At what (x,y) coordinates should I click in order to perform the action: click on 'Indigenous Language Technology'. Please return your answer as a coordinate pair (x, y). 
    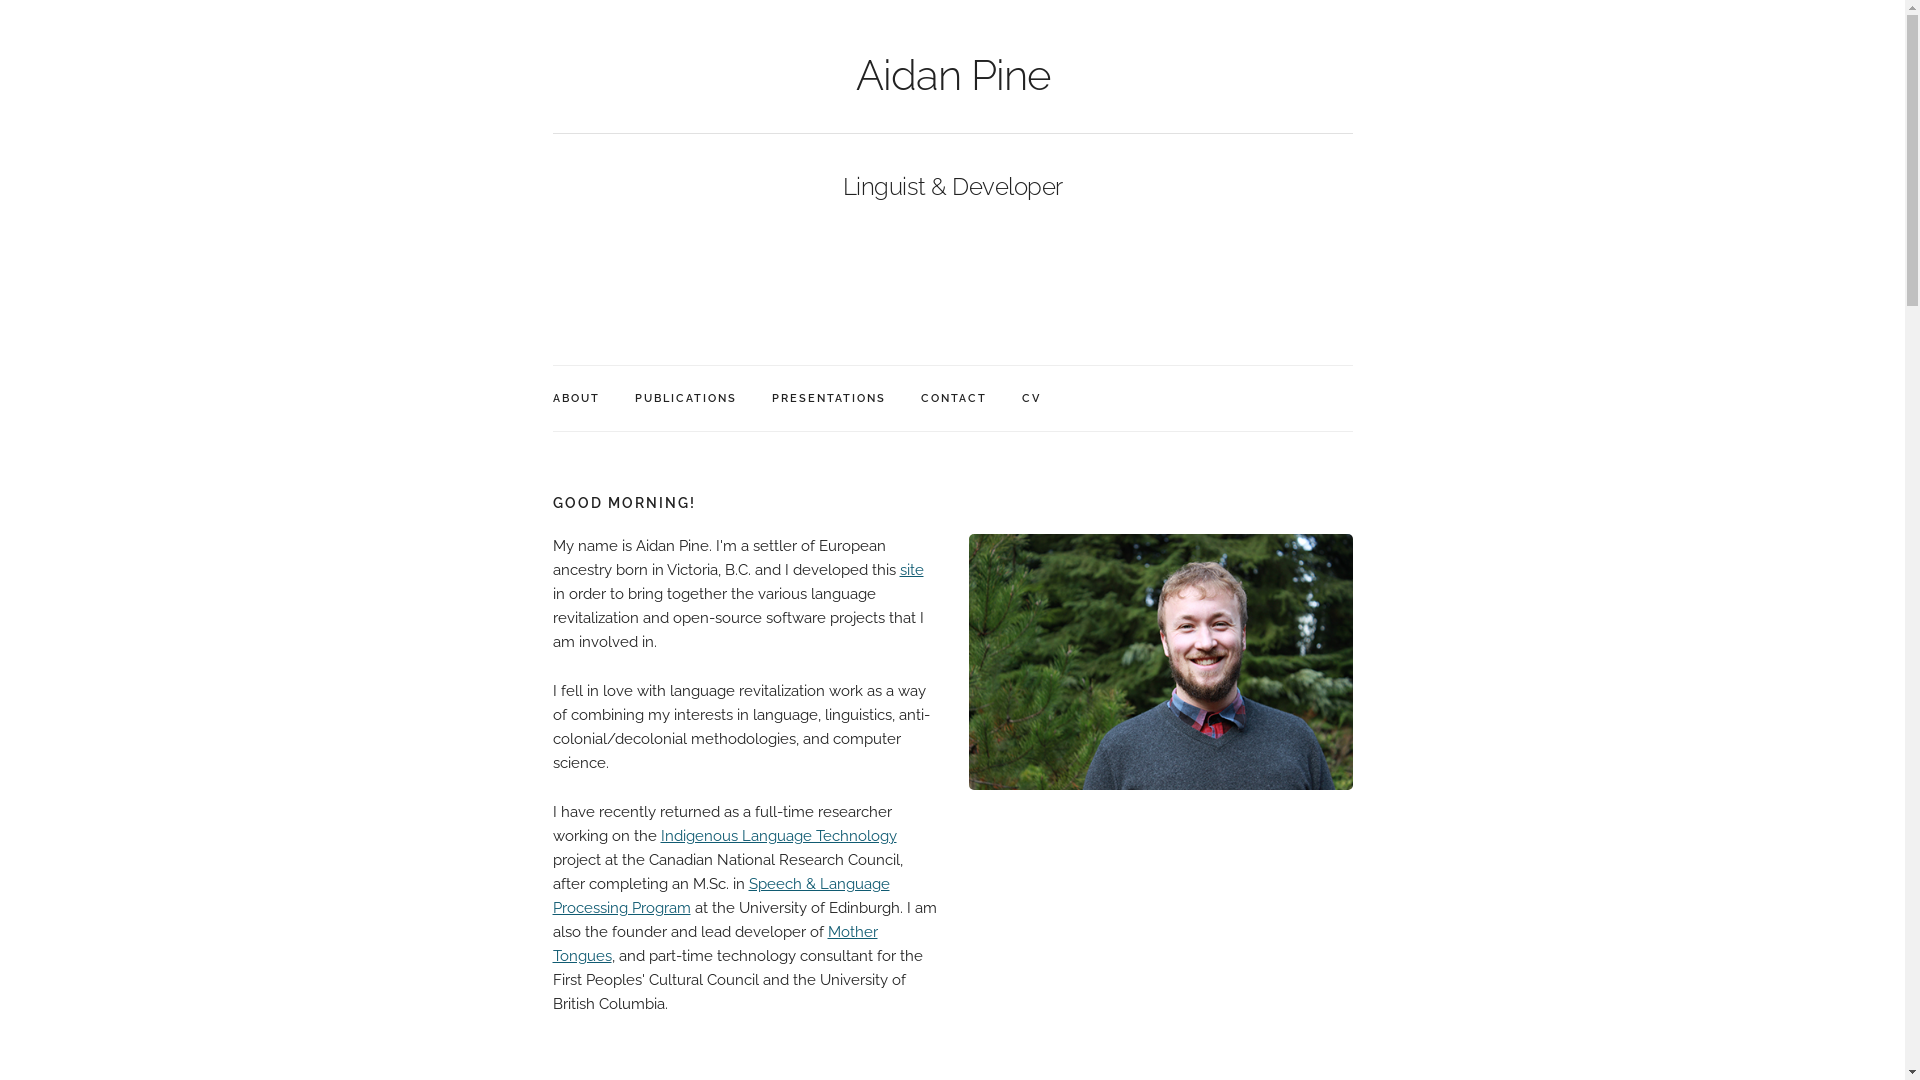
    Looking at the image, I should click on (776, 836).